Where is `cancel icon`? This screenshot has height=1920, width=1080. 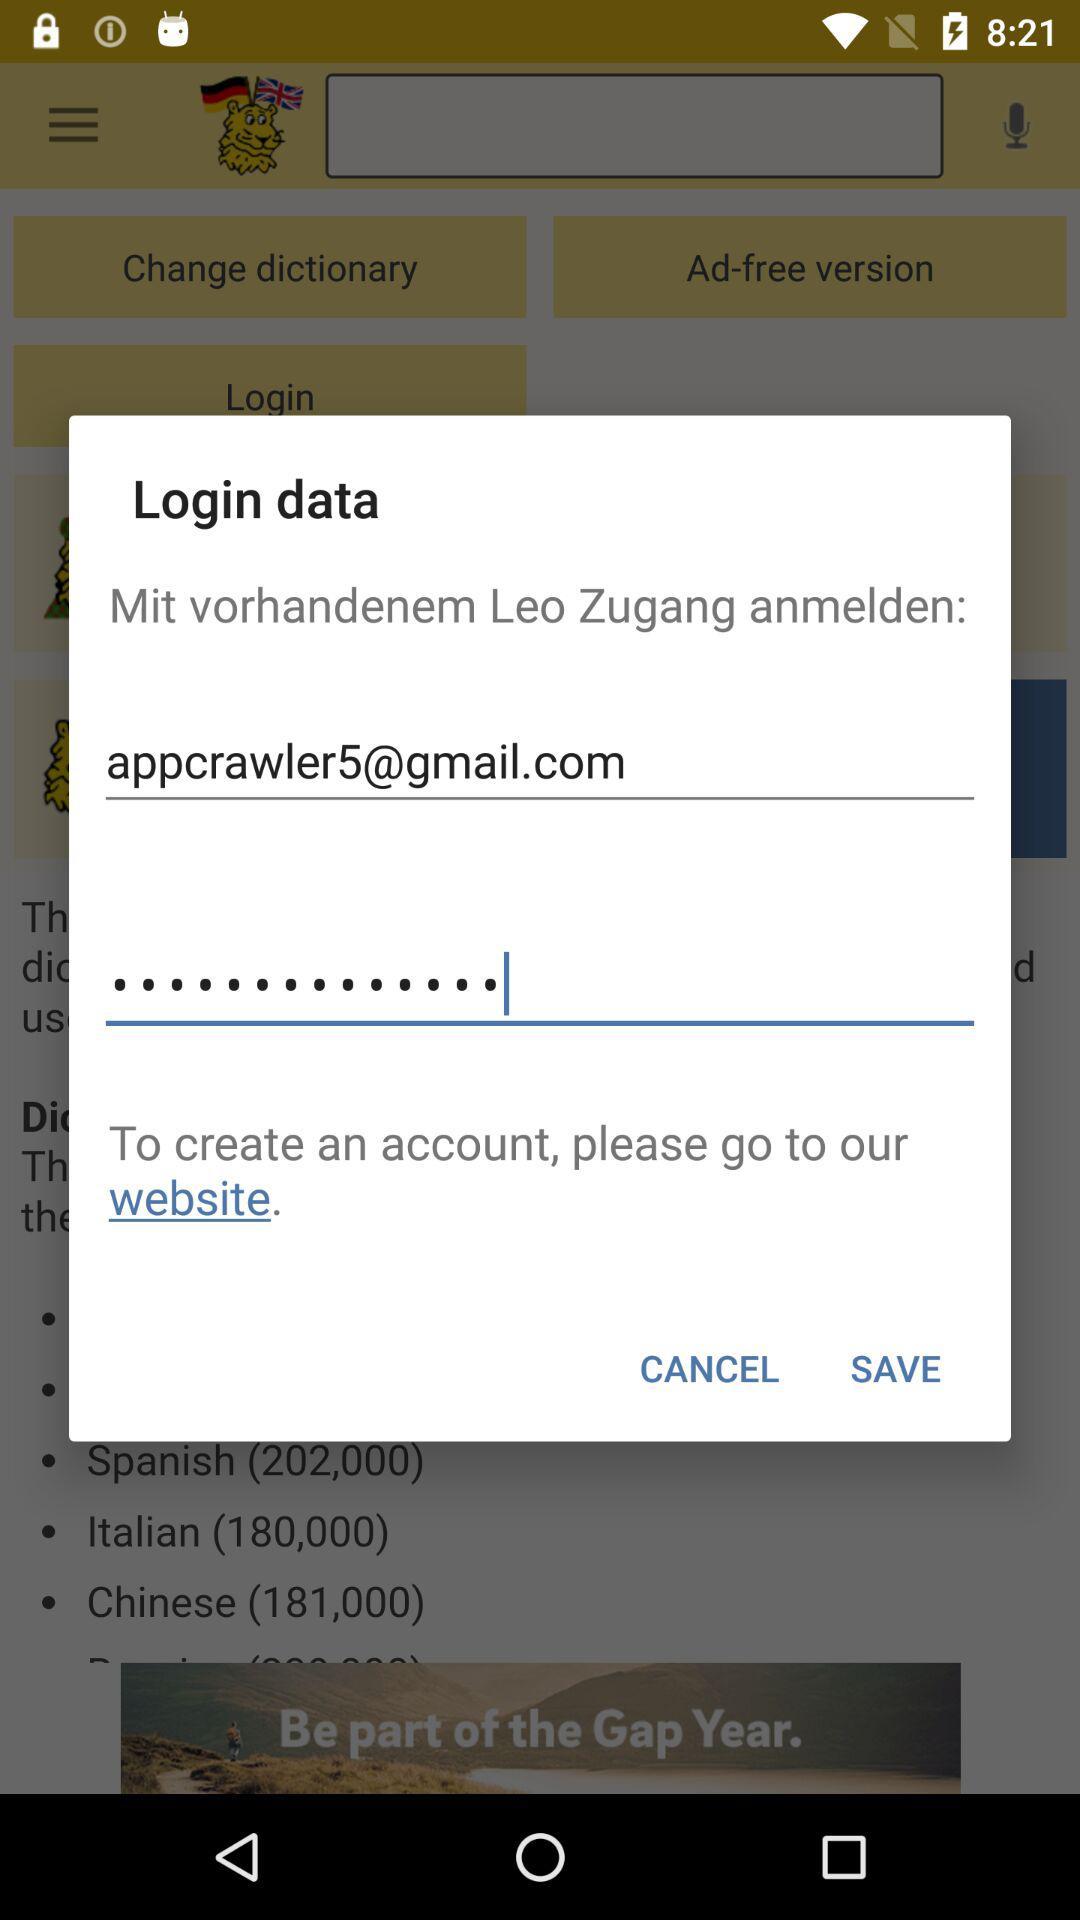 cancel icon is located at coordinates (708, 1367).